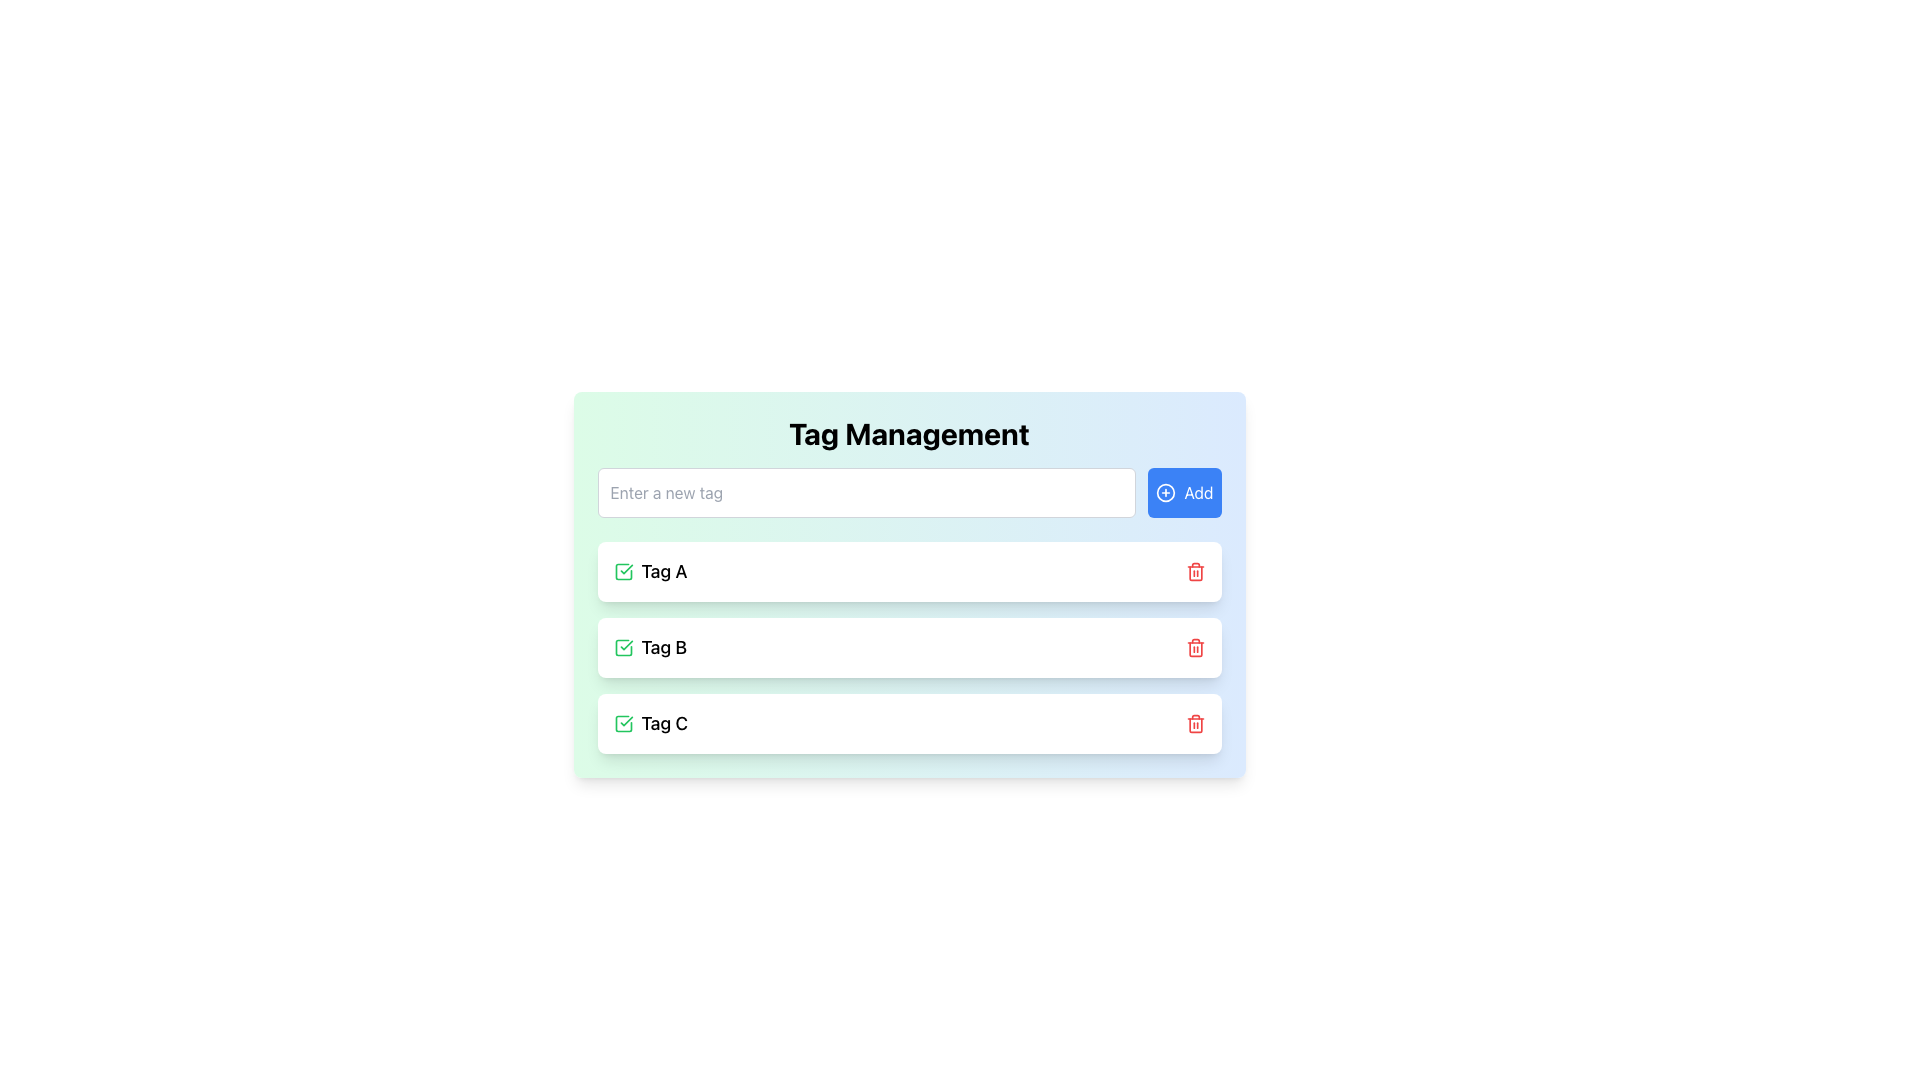 The width and height of the screenshot is (1920, 1080). Describe the element at coordinates (1195, 724) in the screenshot. I see `the red trash icon located at the end of the row labeled 'Tag C'` at that location.